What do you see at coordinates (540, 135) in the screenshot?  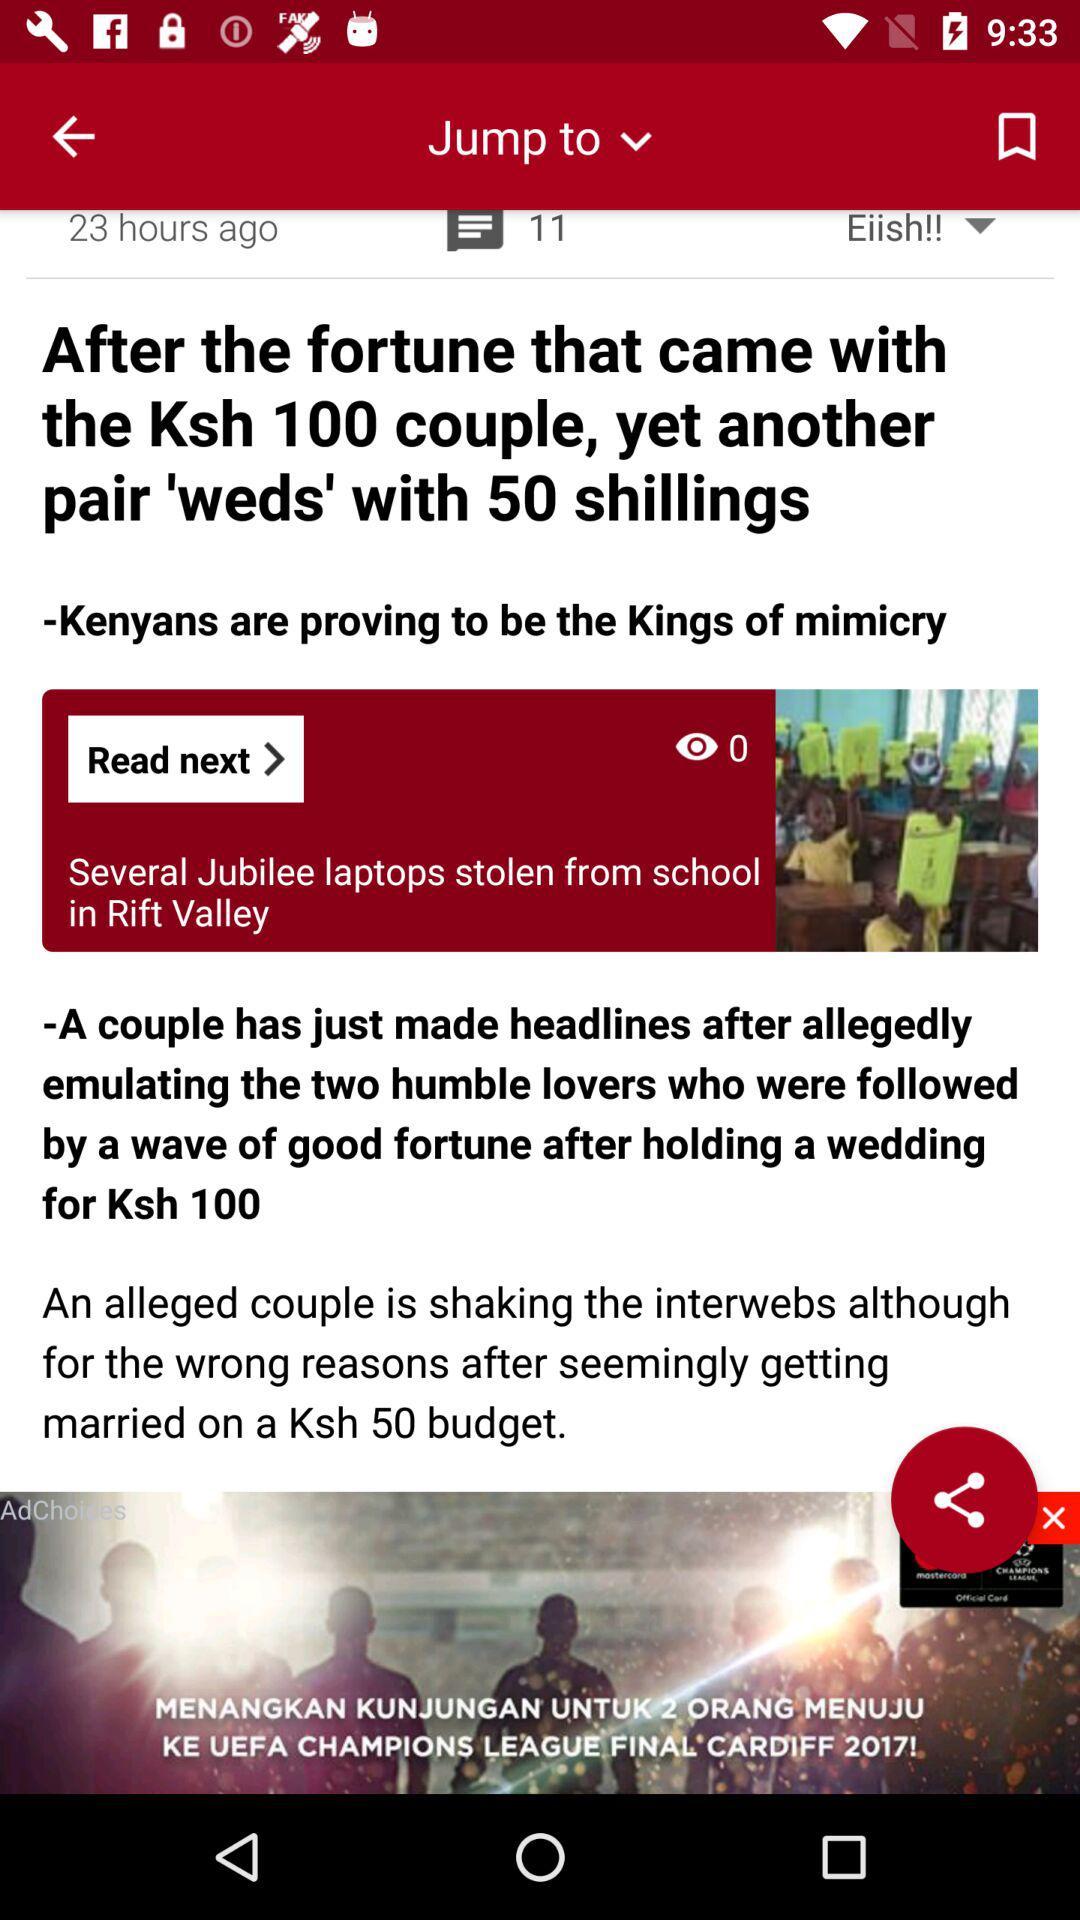 I see `the item above the 23 hours ago item` at bounding box center [540, 135].